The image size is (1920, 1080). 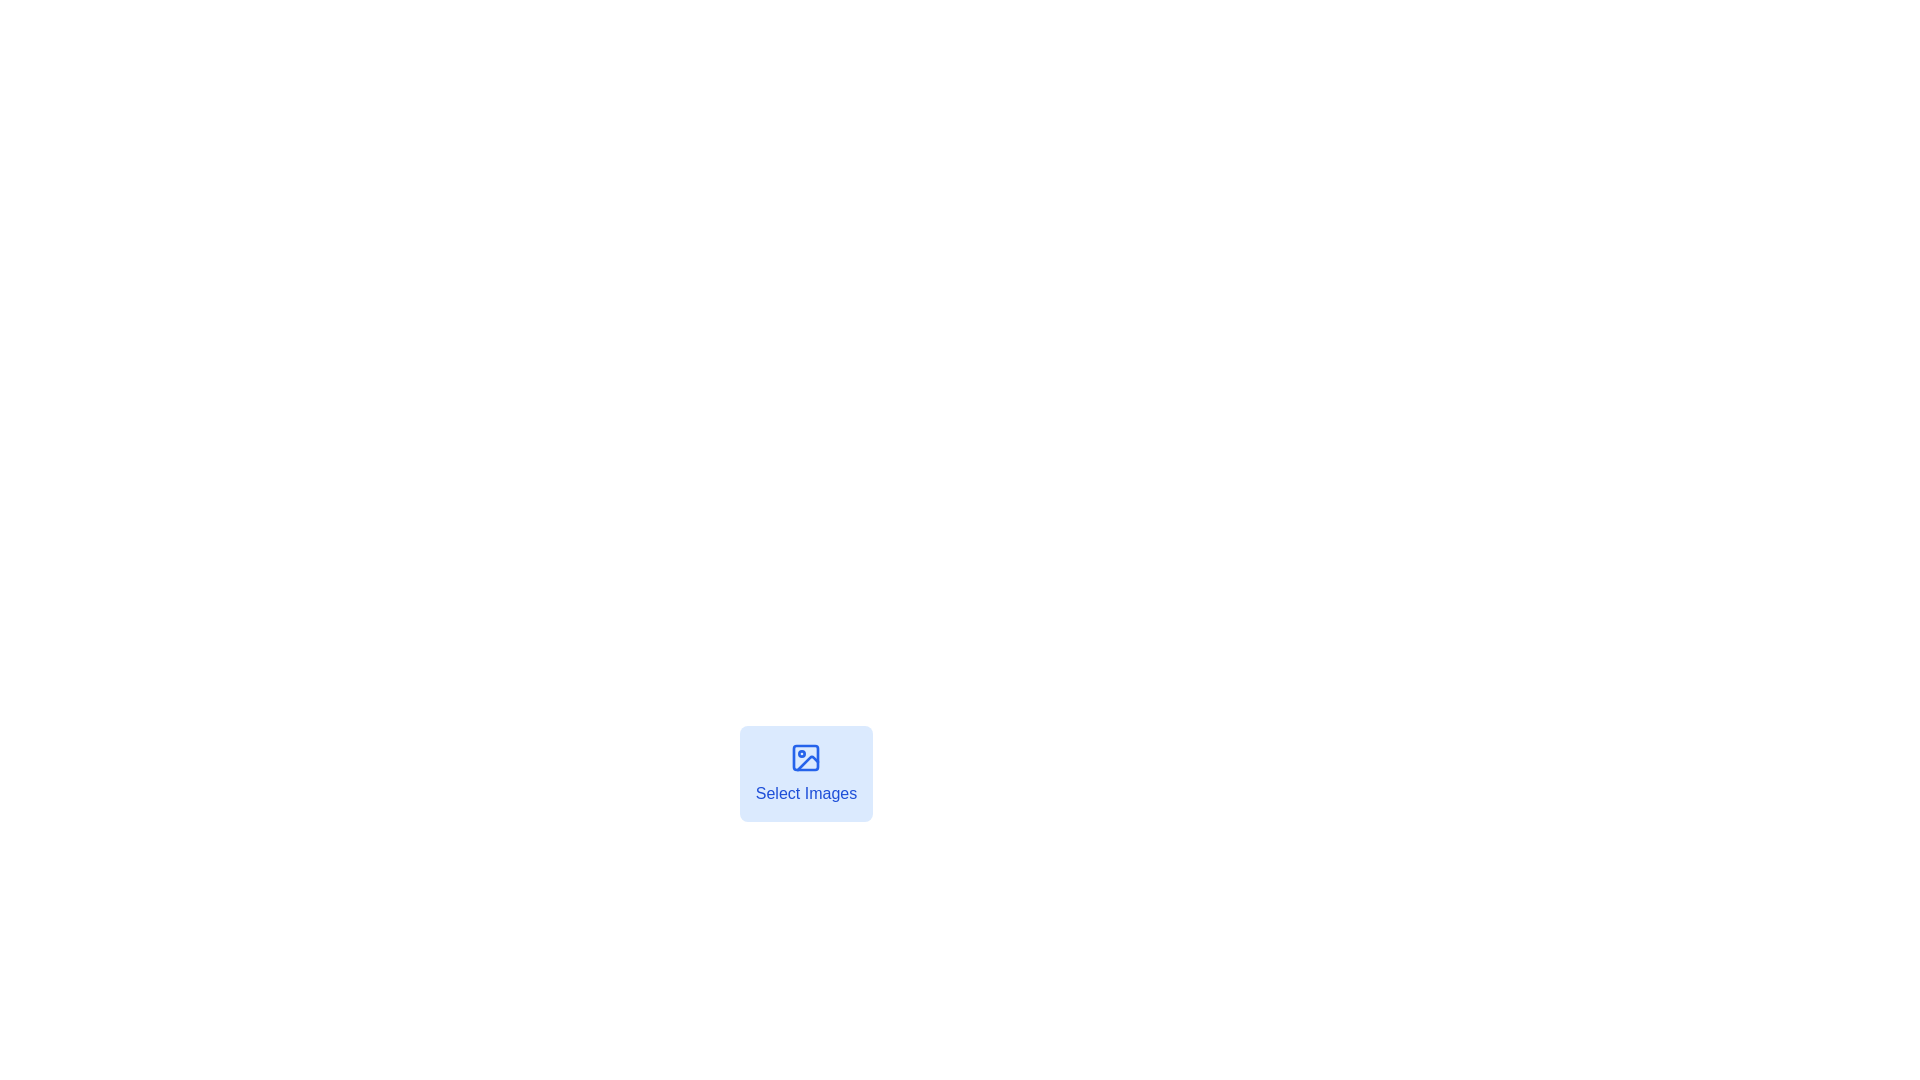 I want to click on the rectangular button with a light blue background and rounded corners labeled 'Select Images', so click(x=806, y=773).